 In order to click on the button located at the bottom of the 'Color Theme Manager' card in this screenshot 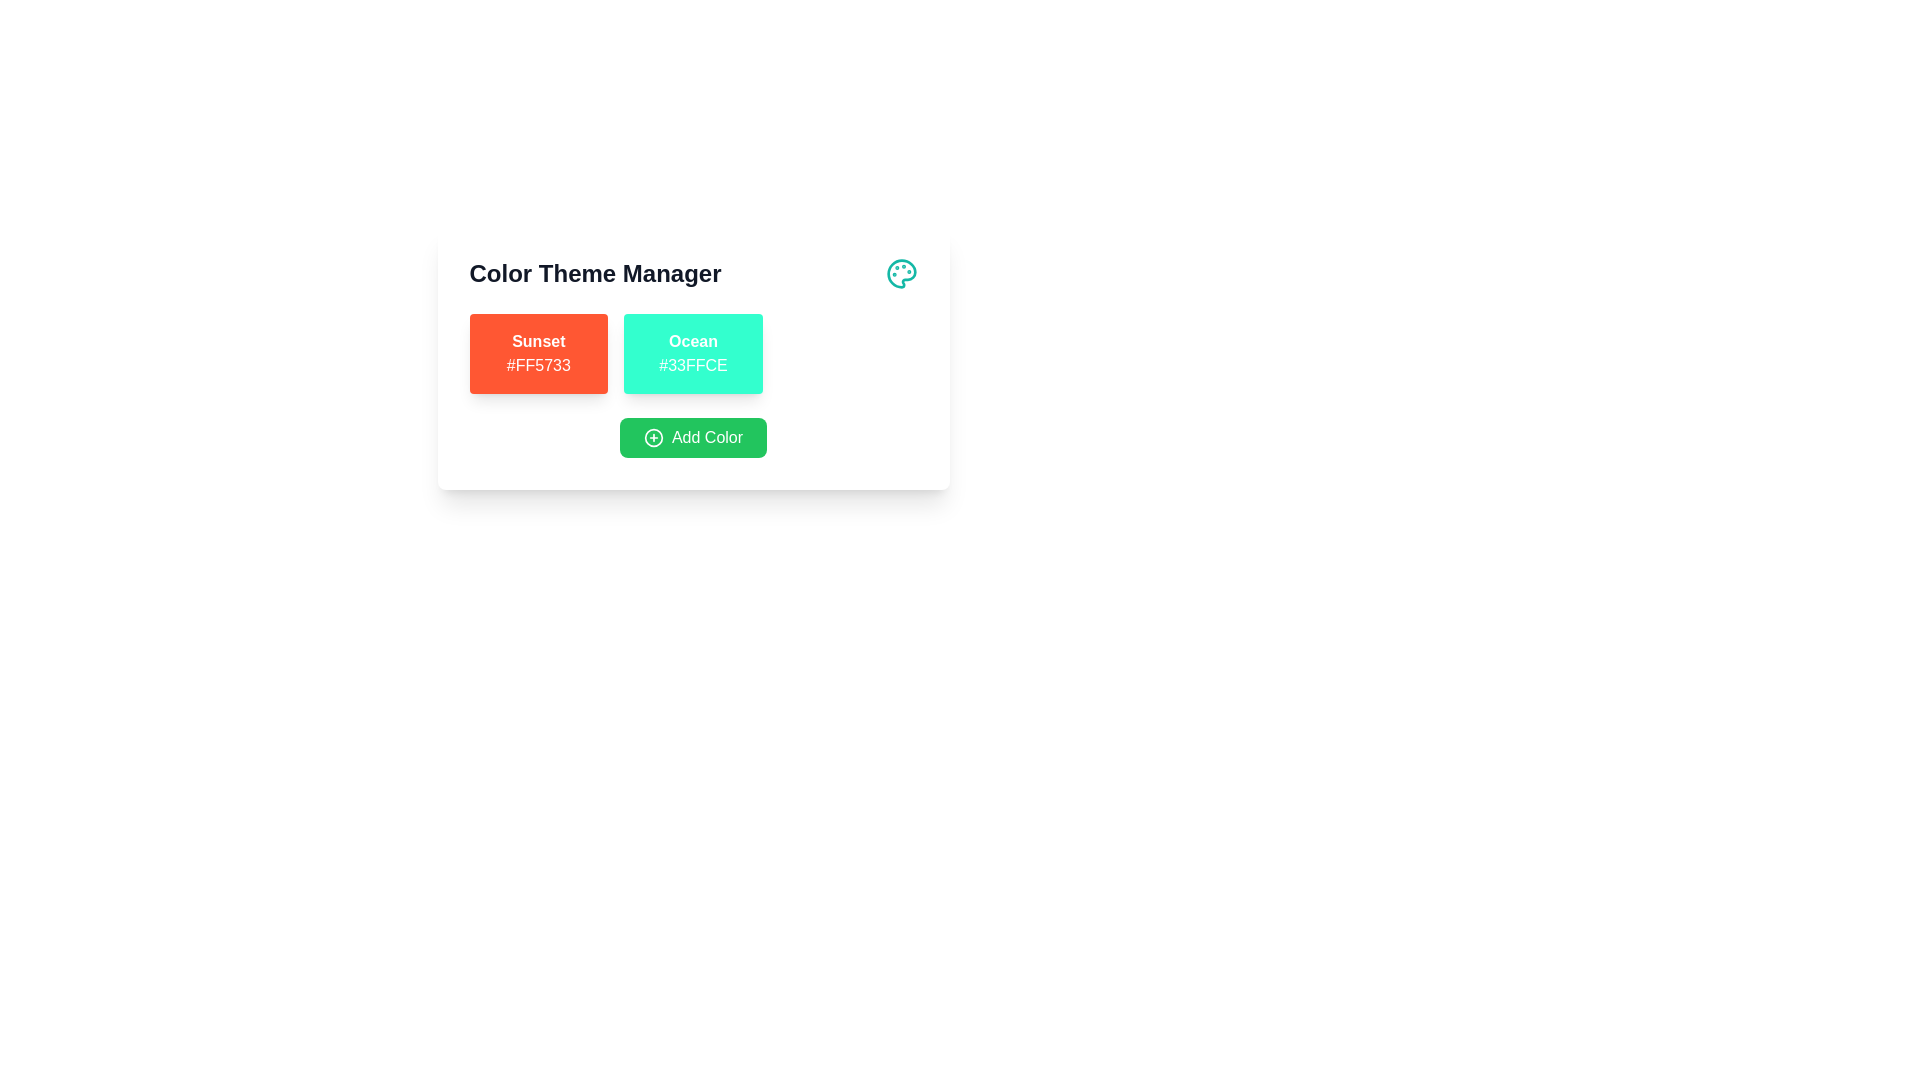, I will do `click(693, 437)`.